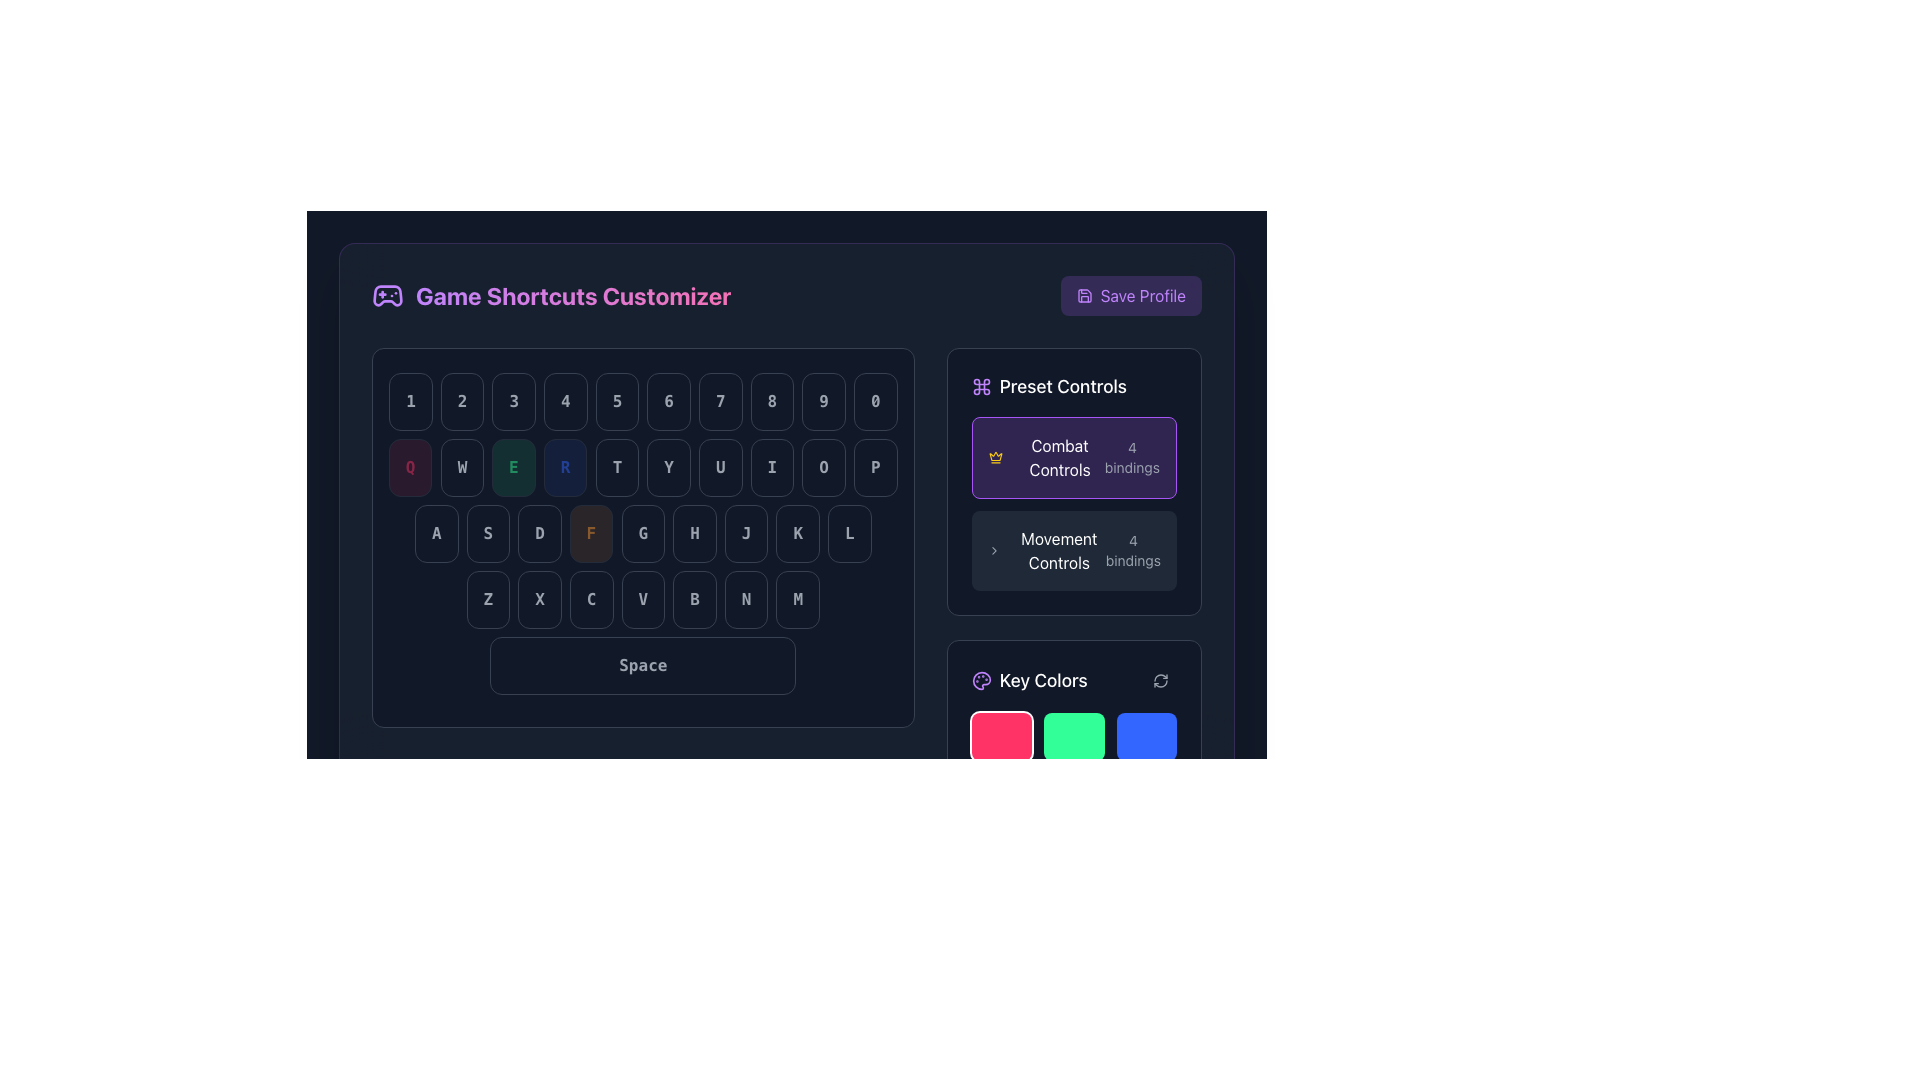  What do you see at coordinates (643, 599) in the screenshot?
I see `the 'V' Key Button, which is a rectangular button with a dark background and rounded corners, located in the fourth position of its row on the keyboard` at bounding box center [643, 599].